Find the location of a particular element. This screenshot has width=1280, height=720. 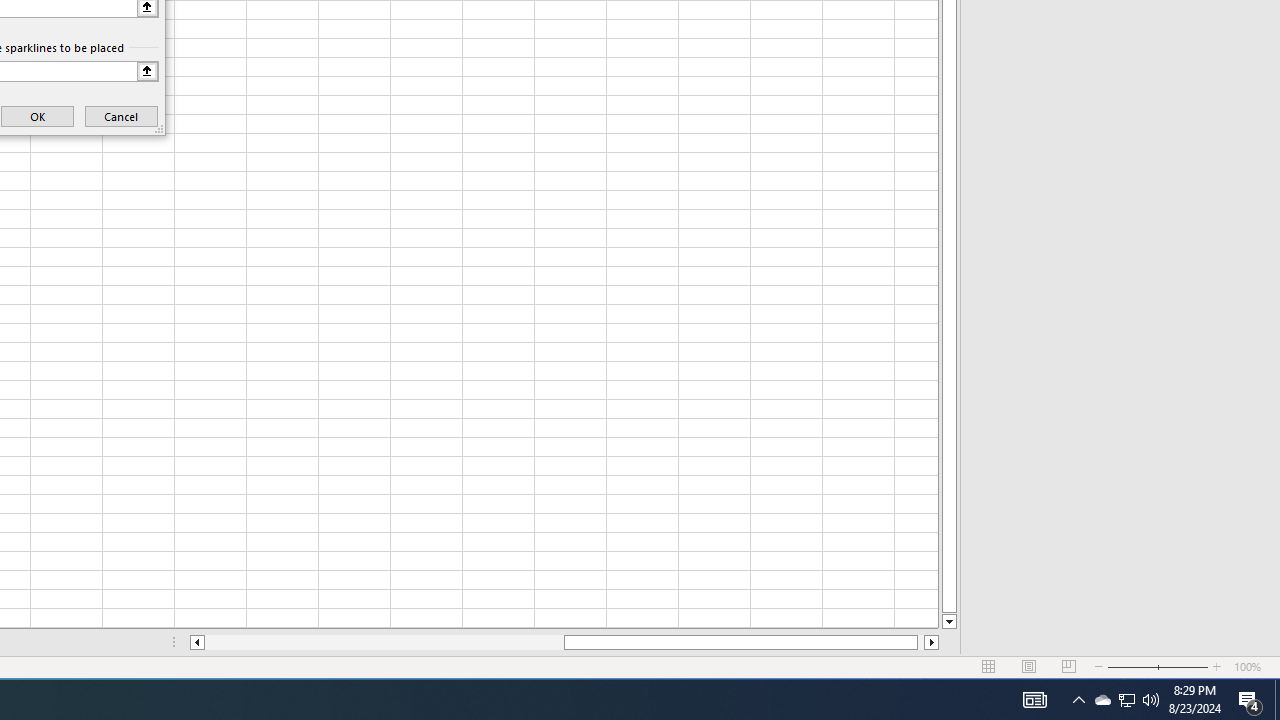

'Zoom In' is located at coordinates (1216, 667).